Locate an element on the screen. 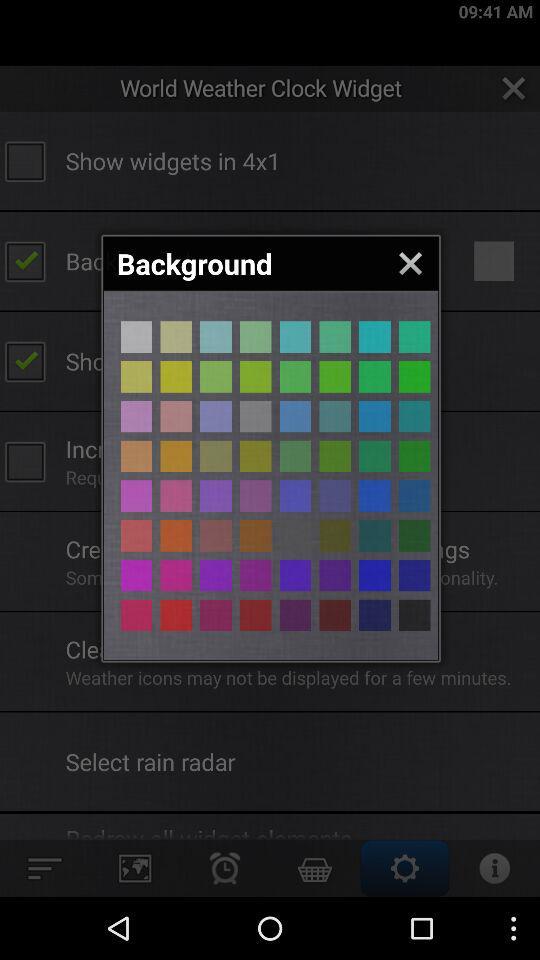  selects the highlighted color is located at coordinates (135, 456).